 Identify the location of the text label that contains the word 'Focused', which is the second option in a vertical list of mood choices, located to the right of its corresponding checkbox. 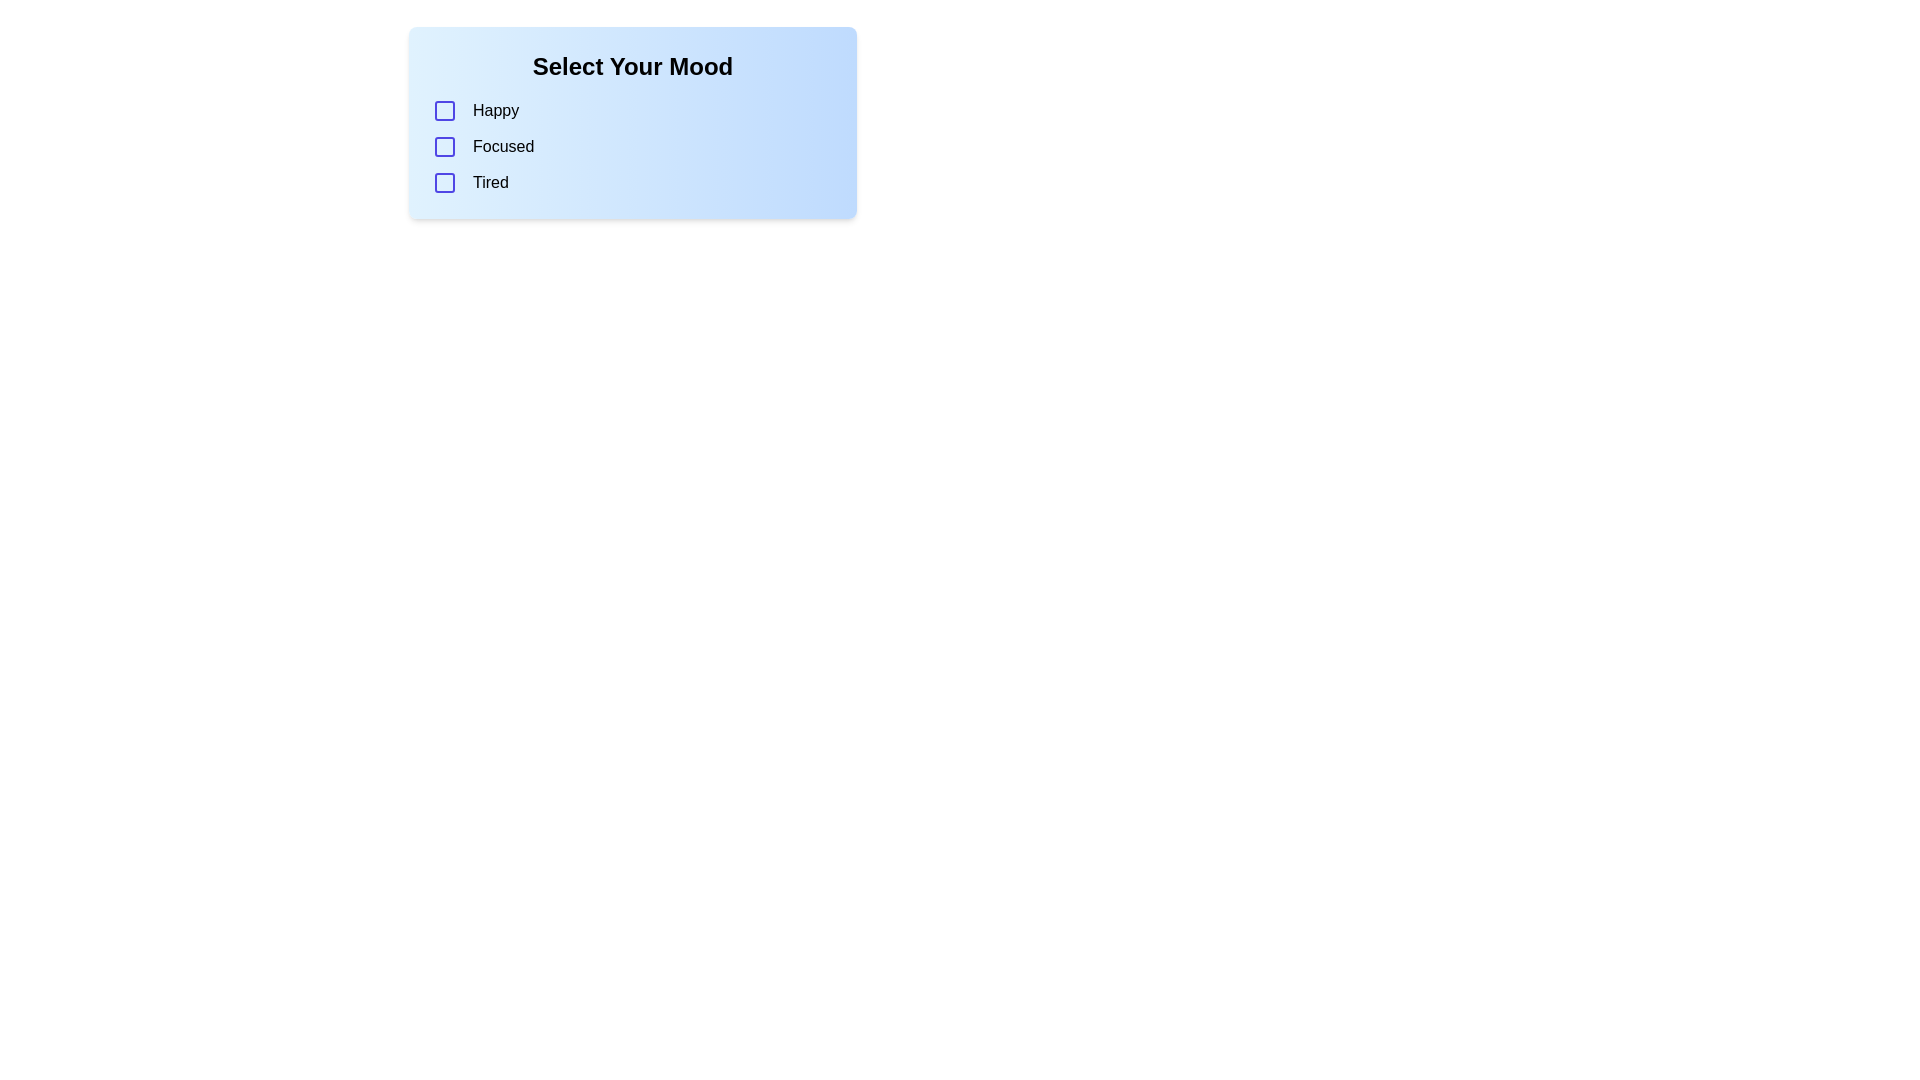
(503, 145).